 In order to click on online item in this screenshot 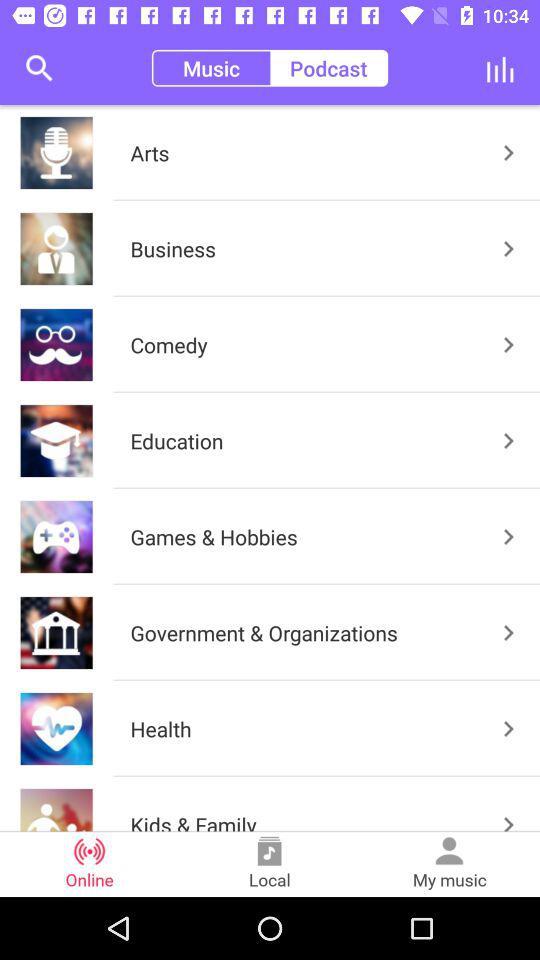, I will do `click(89, 863)`.